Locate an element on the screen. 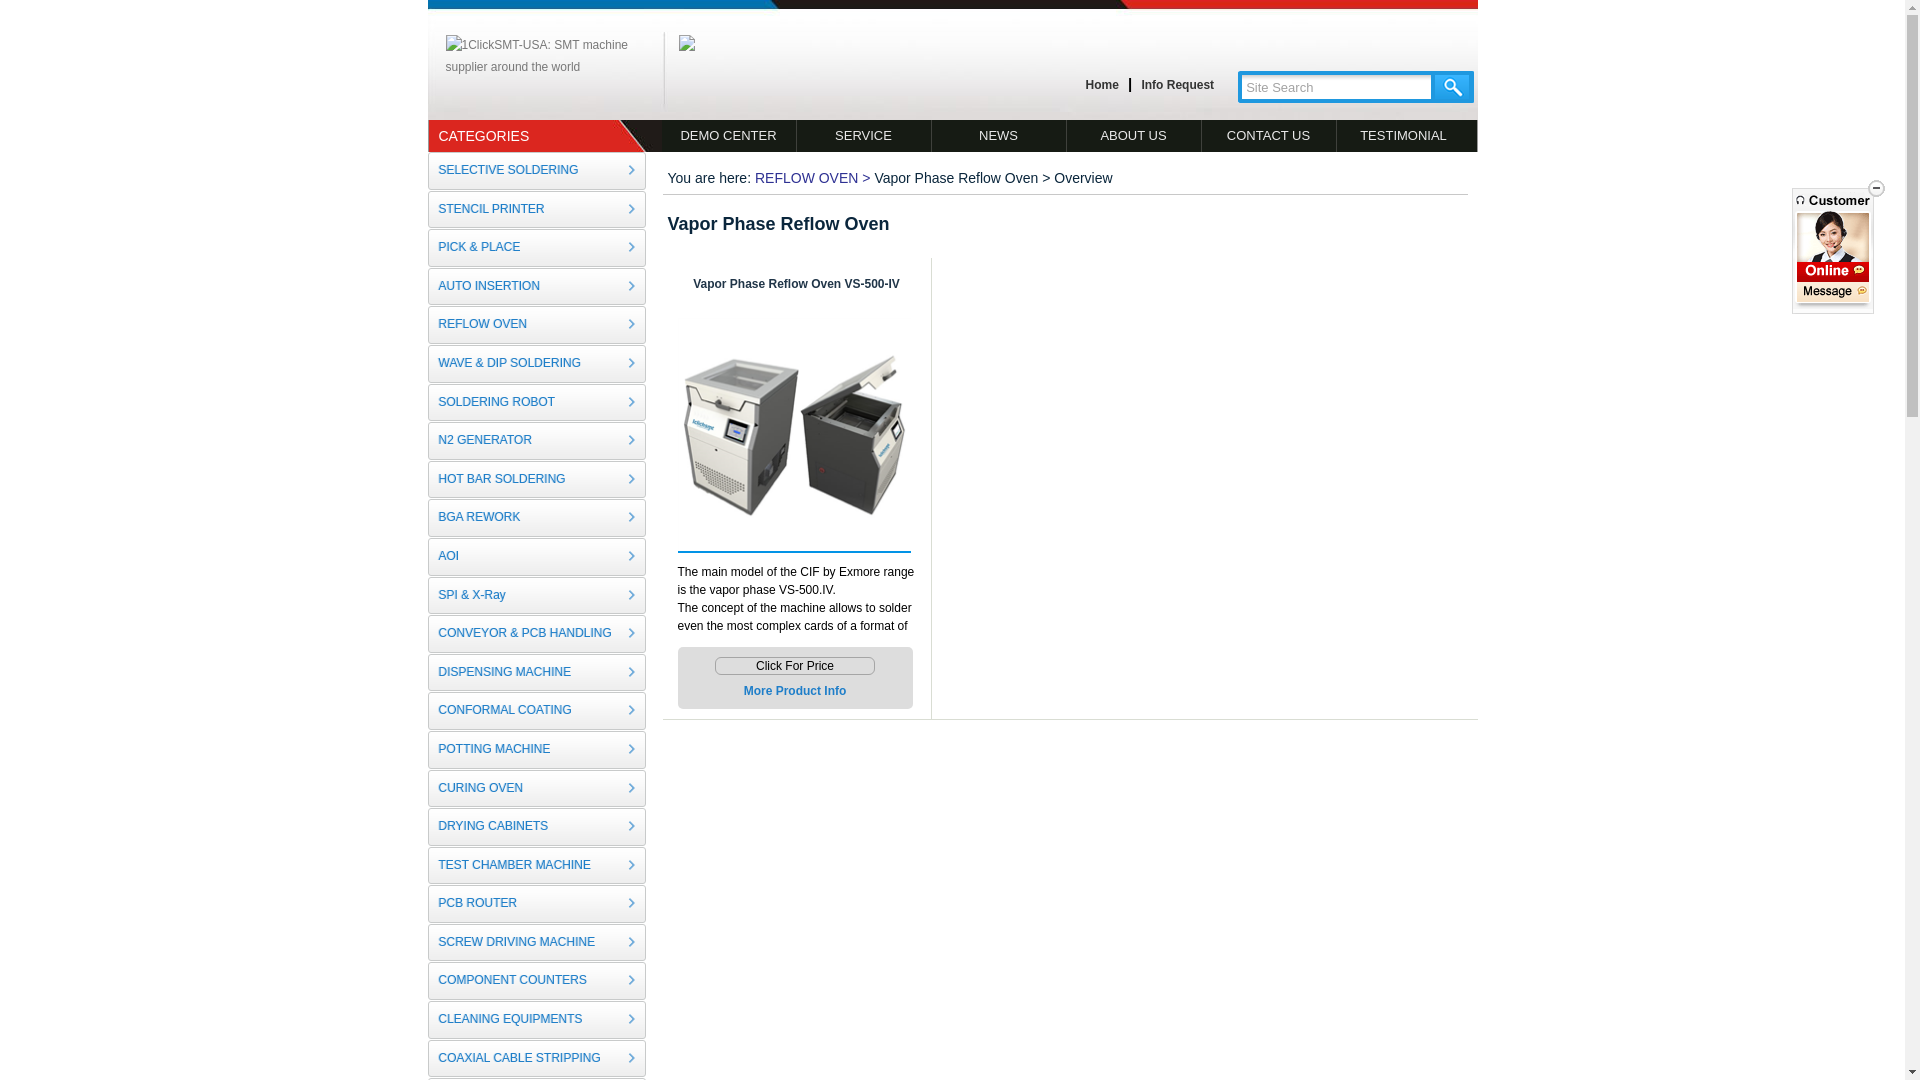 The width and height of the screenshot is (1920, 1080). 'CURING OVEN' is located at coordinates (537, 788).